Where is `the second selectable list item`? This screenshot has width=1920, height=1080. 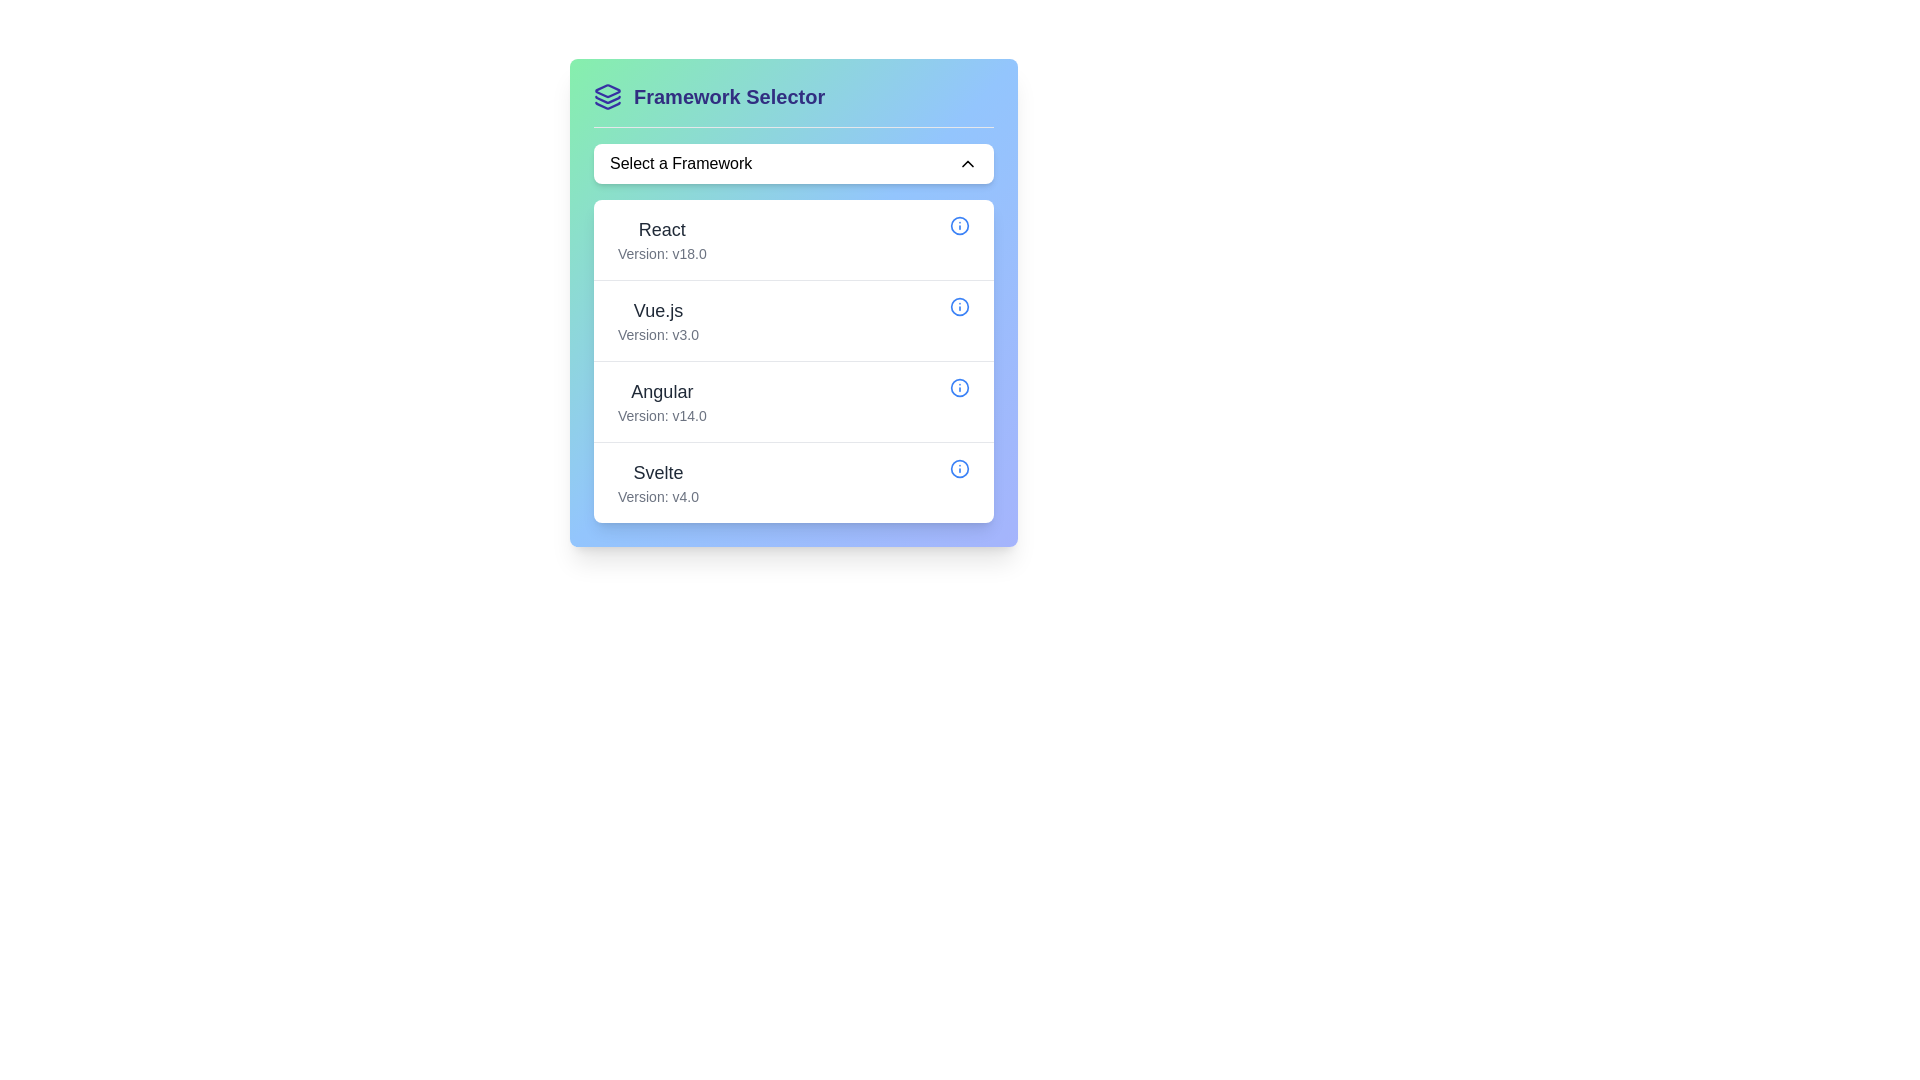 the second selectable list item is located at coordinates (658, 319).